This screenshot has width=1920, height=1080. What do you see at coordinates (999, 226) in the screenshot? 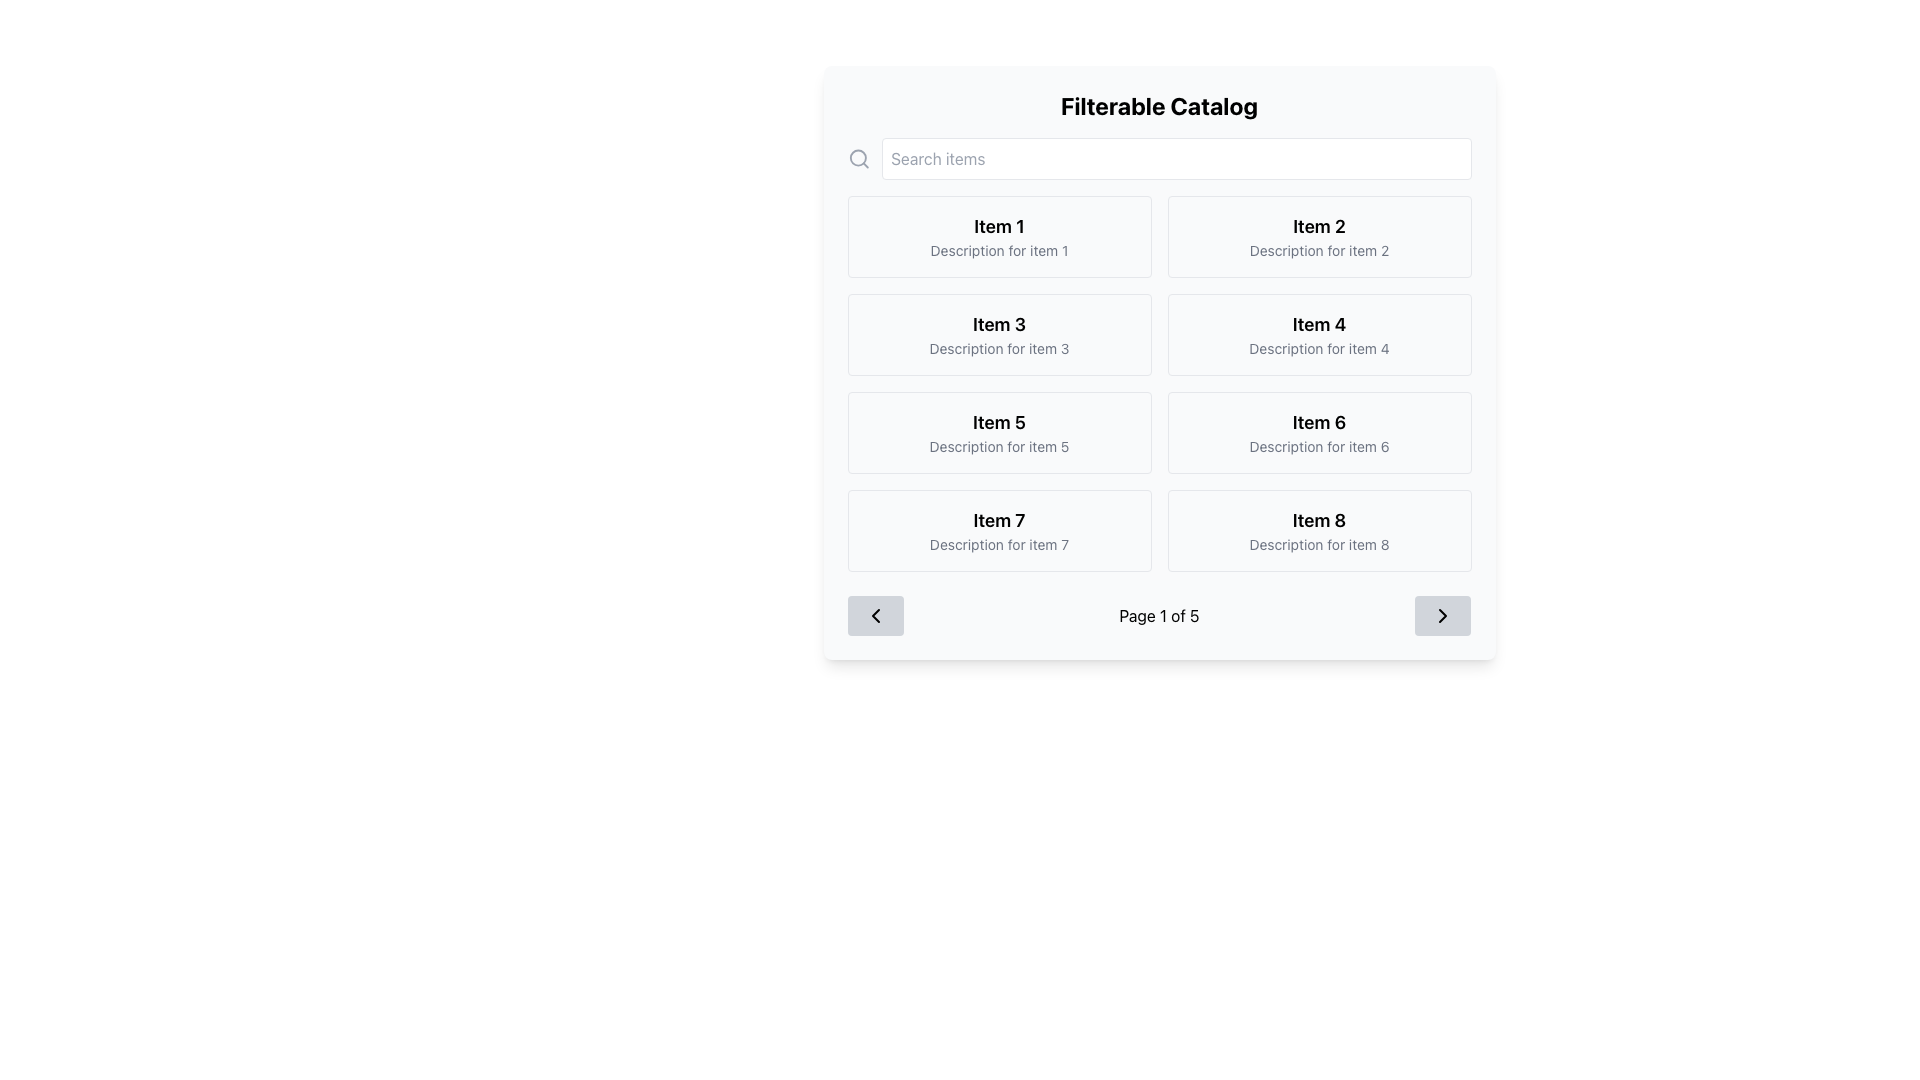
I see `the text label that serves as the title of the first item in the grid, located at the top-left corner of the catalog layout` at bounding box center [999, 226].